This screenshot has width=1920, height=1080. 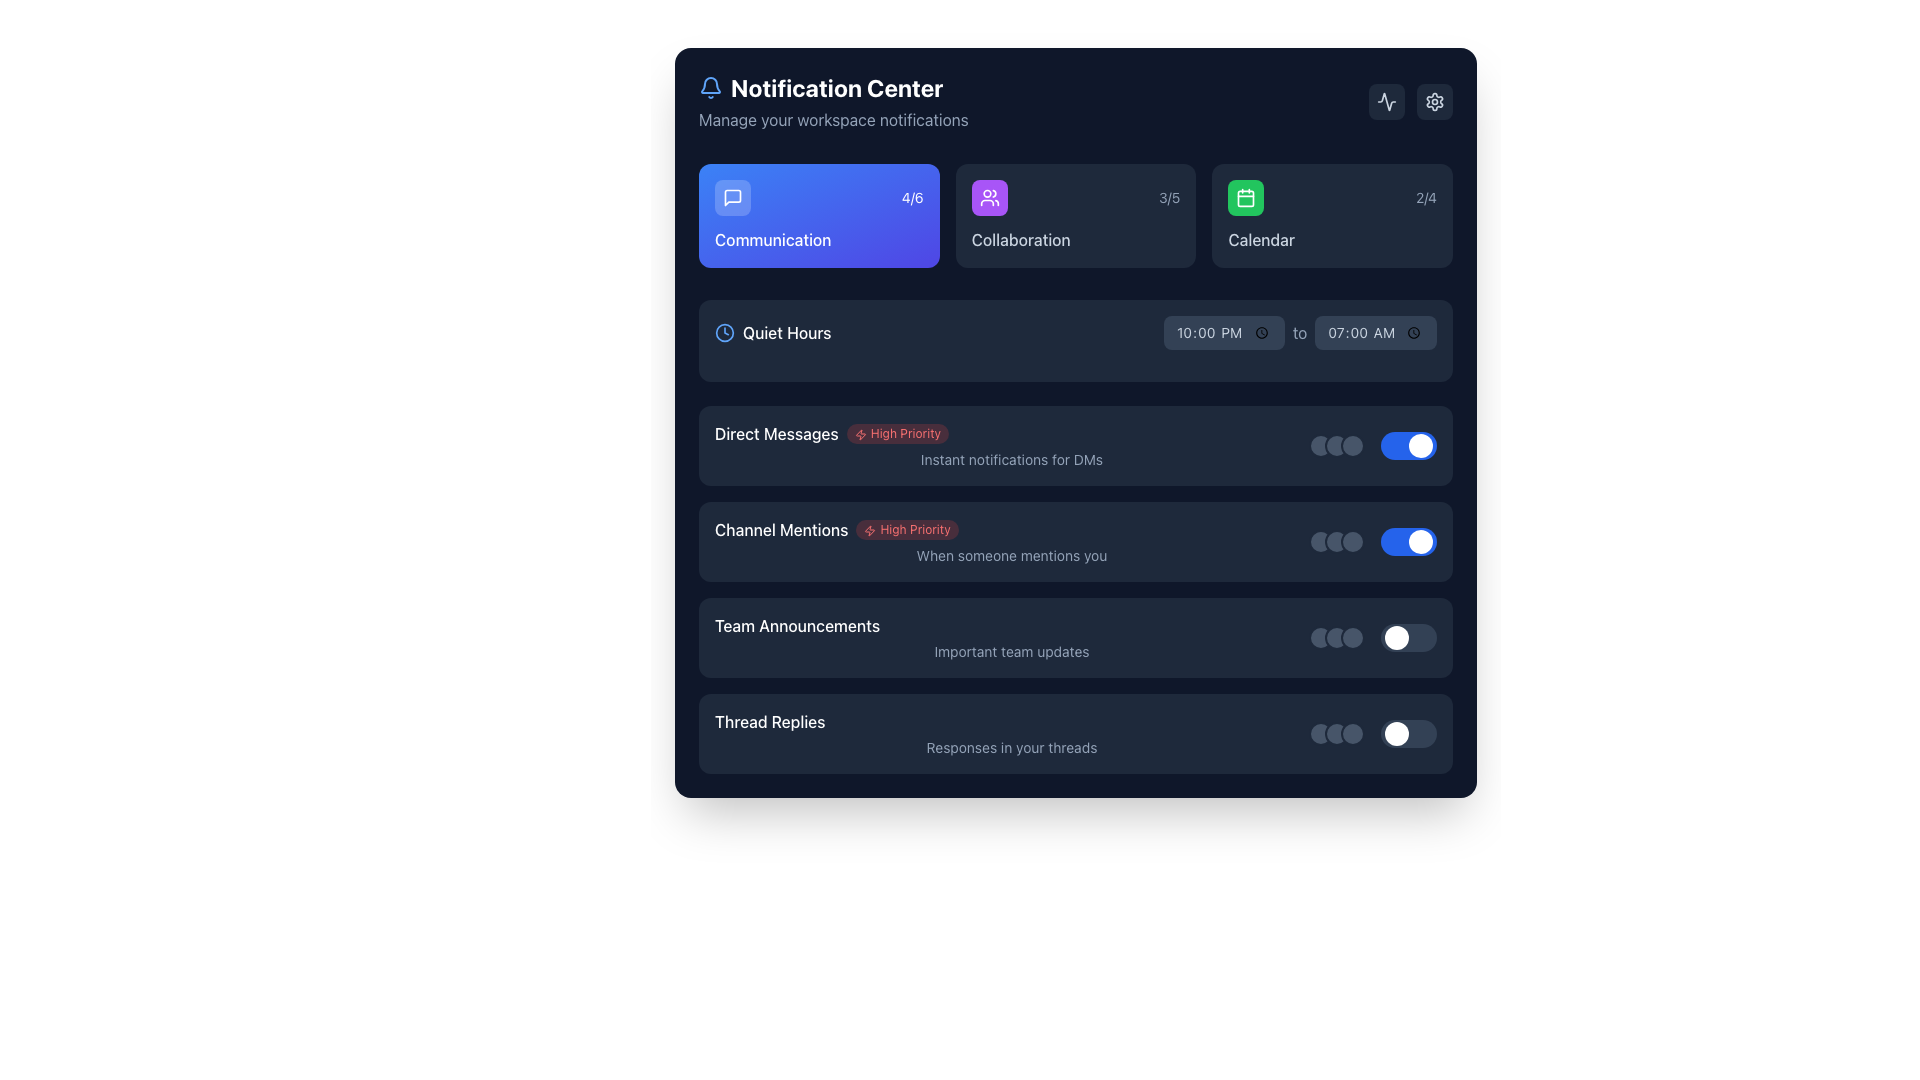 I want to click on the toggle switch knob located, so click(x=1371, y=637).